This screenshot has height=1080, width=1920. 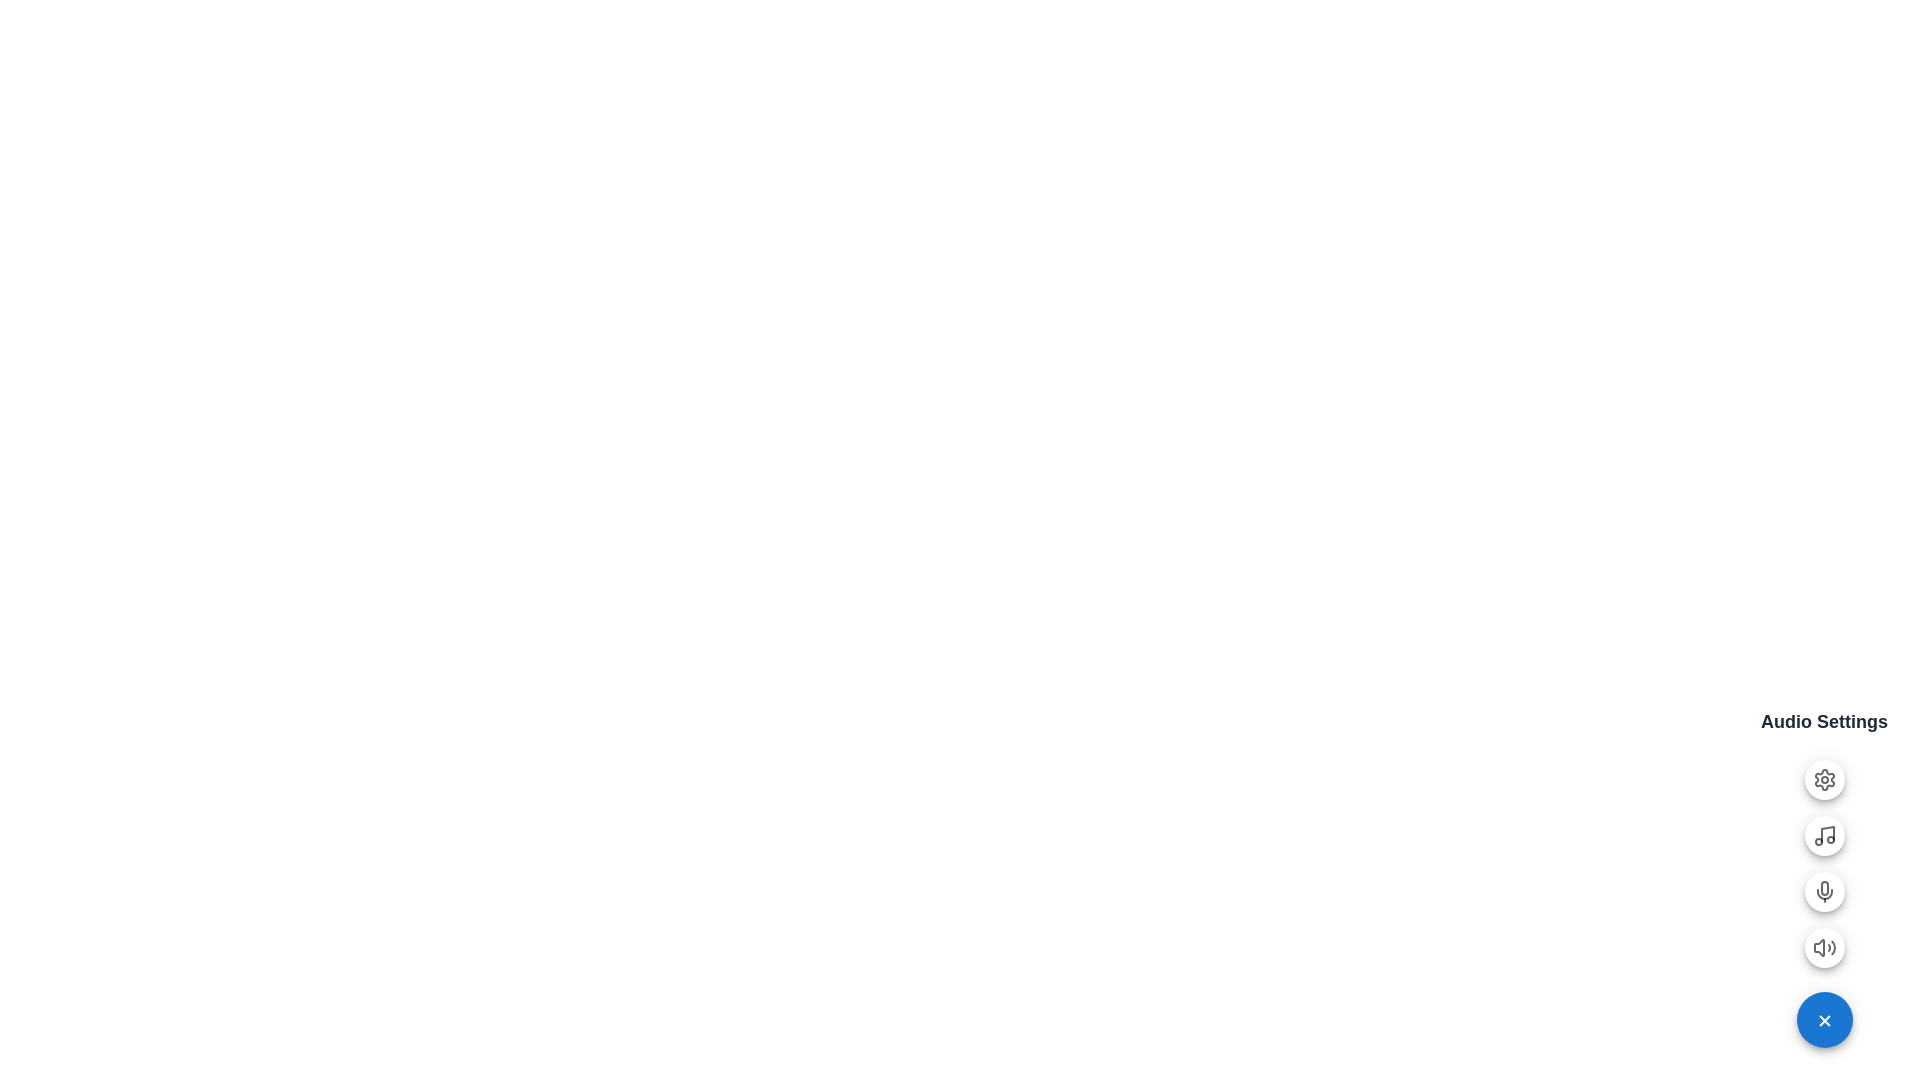 I want to click on the sound or volume icon located in the bottom right corner of the interface, below the 'Audio Settings' label, so click(x=1819, y=947).